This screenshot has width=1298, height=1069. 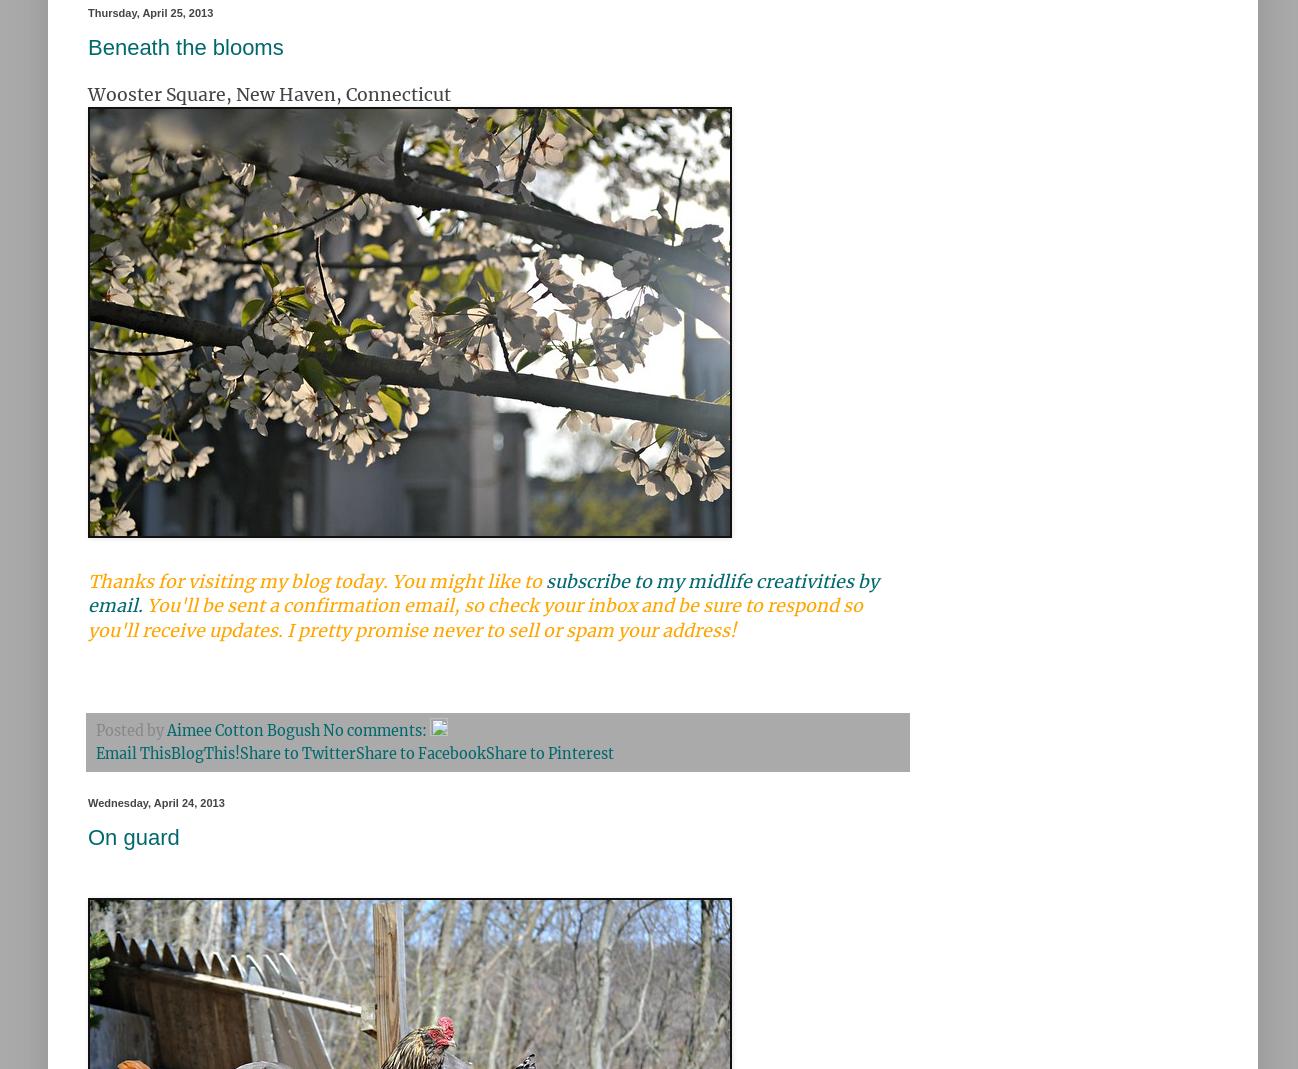 I want to click on 'Share to Twitter', so click(x=297, y=753).